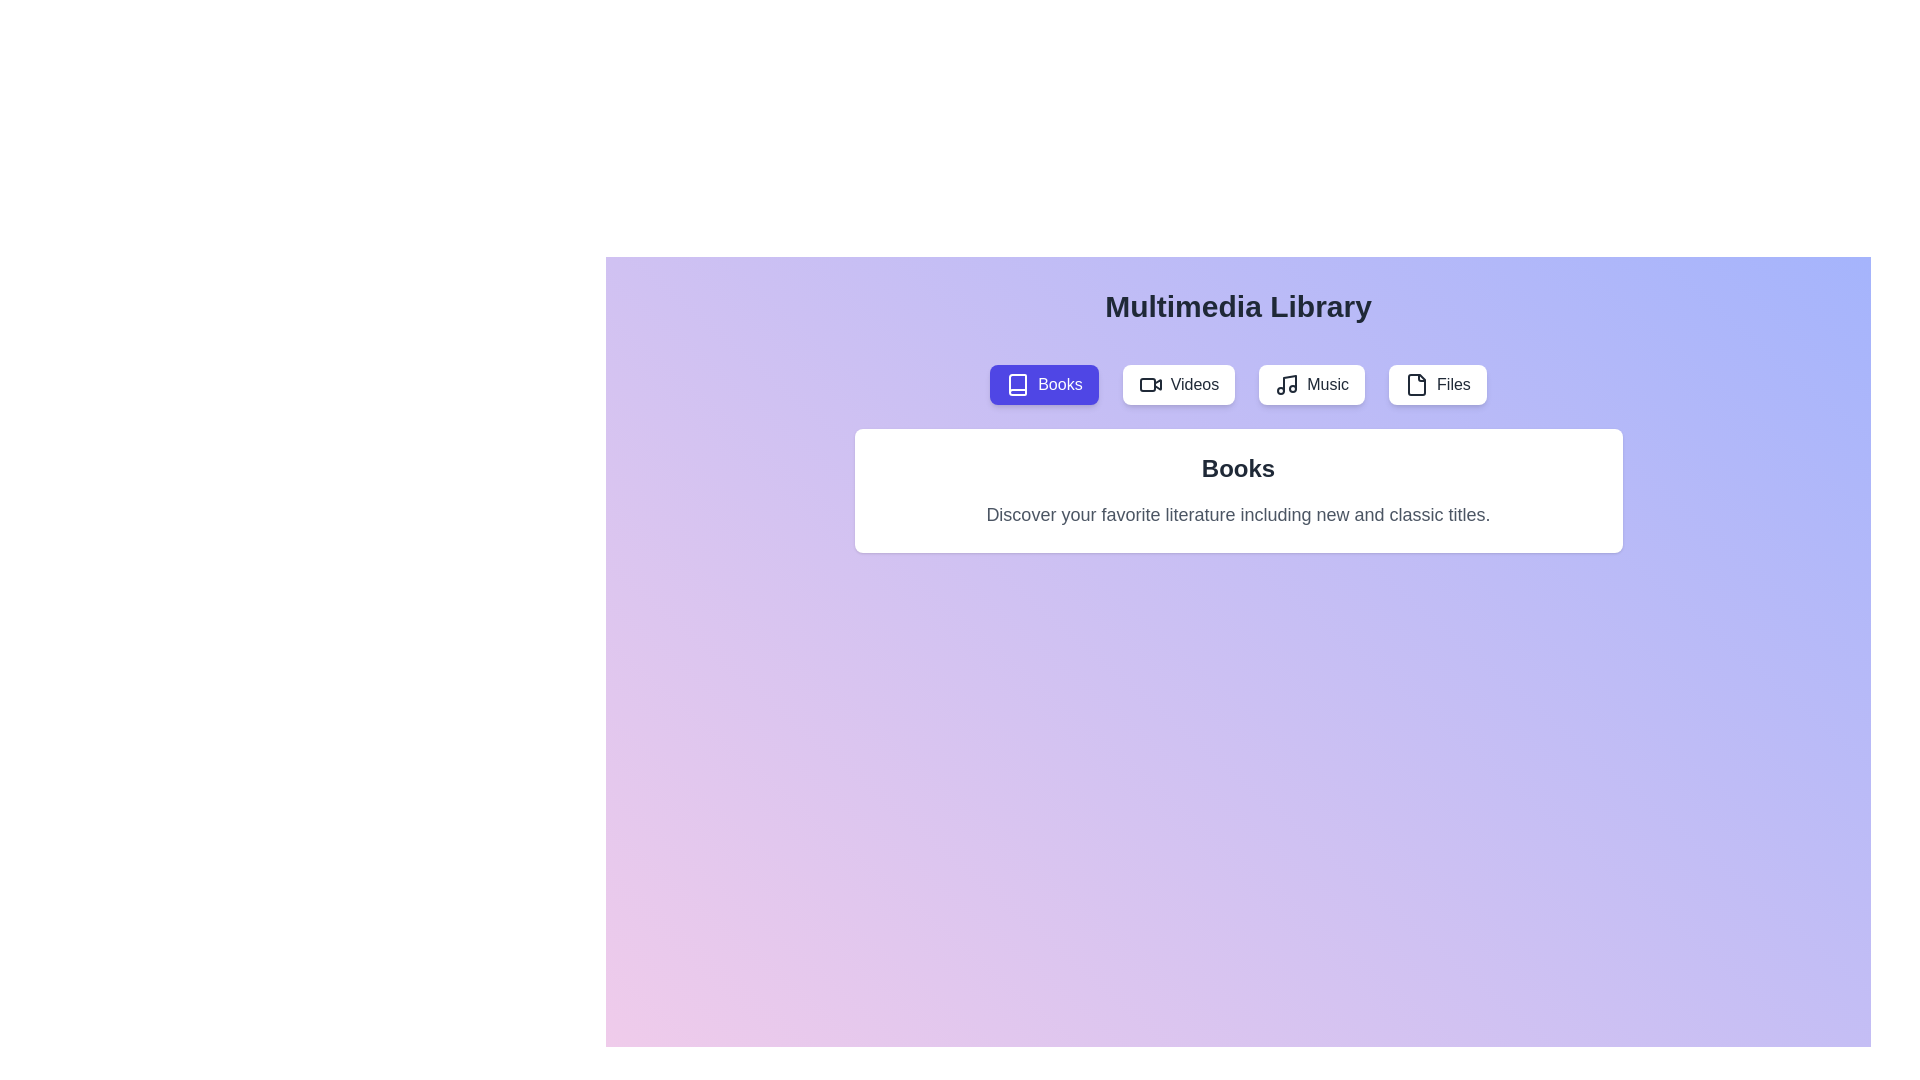  Describe the element at coordinates (1178, 385) in the screenshot. I see `the Videos tab by clicking on its button` at that location.